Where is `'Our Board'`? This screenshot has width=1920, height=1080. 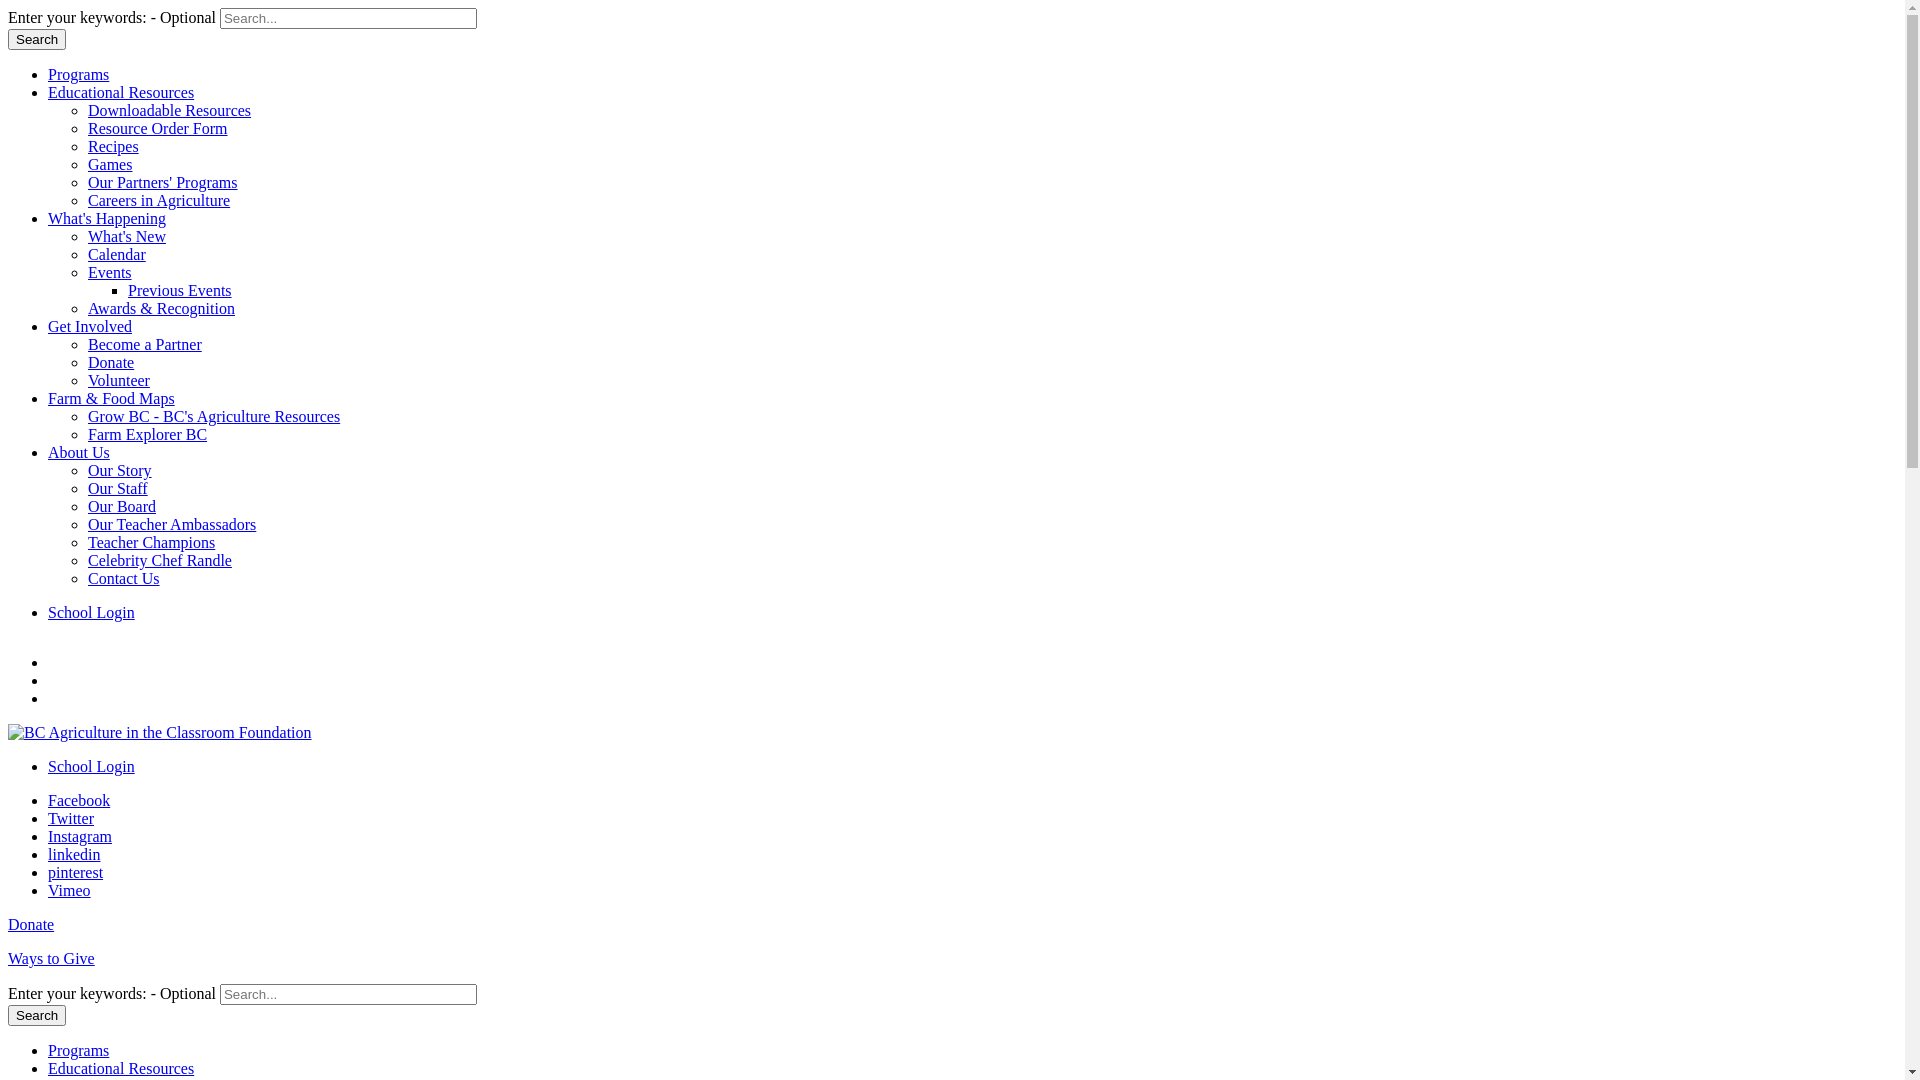 'Our Board' is located at coordinates (120, 505).